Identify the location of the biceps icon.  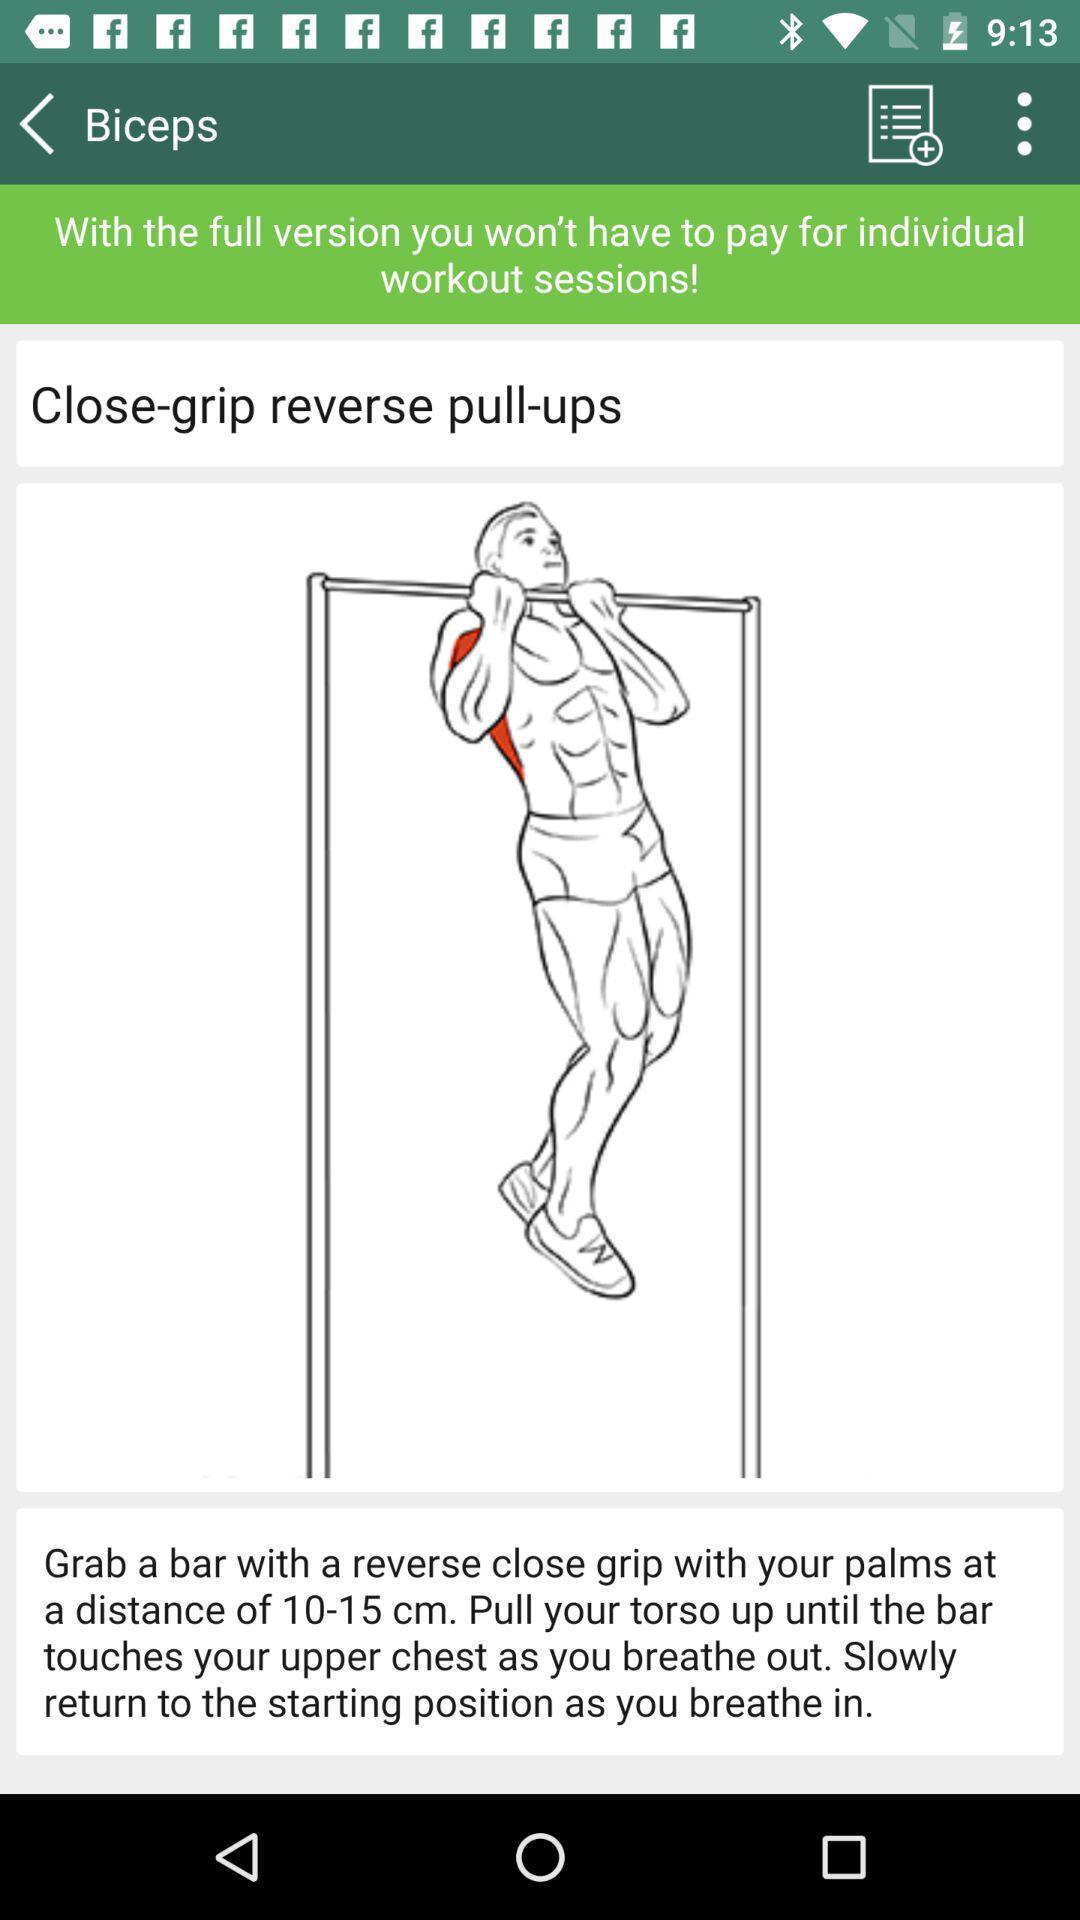
(208, 122).